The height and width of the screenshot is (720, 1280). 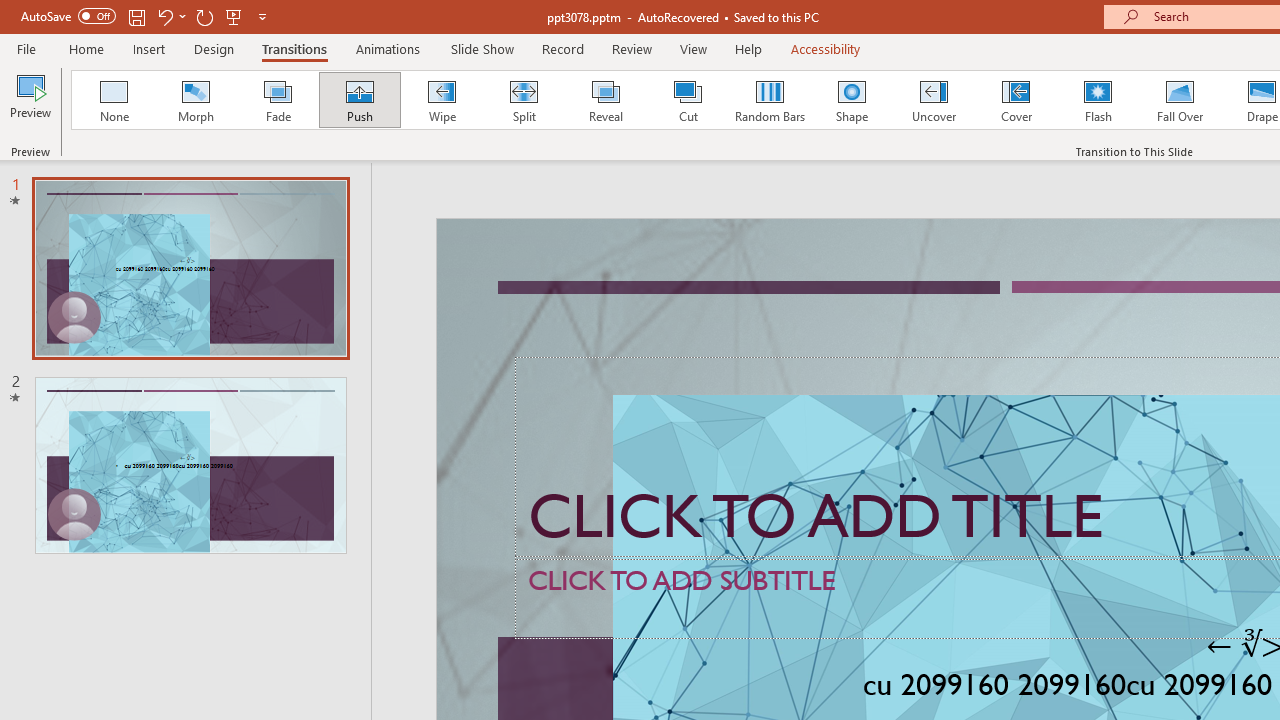 I want to click on 'Cover', so click(x=1016, y=100).